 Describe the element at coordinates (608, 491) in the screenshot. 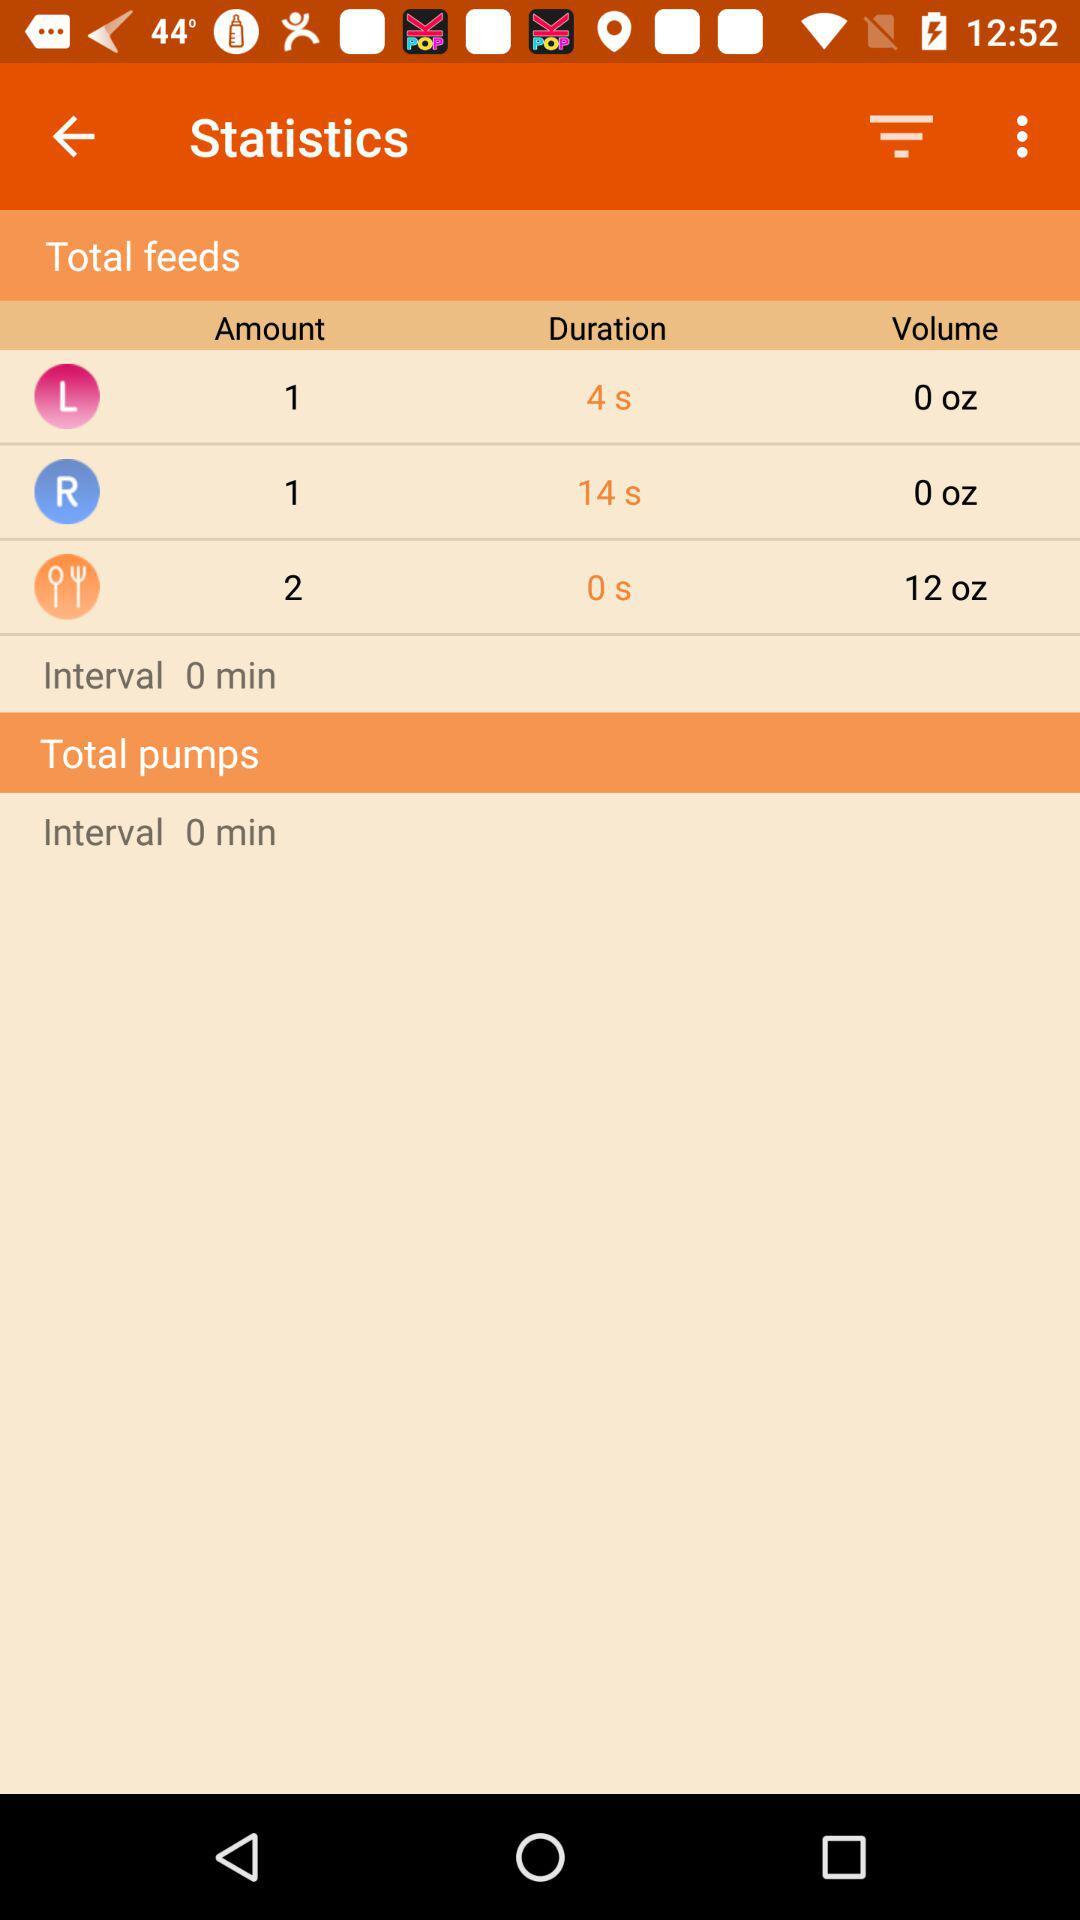

I see `14 s icon` at that location.